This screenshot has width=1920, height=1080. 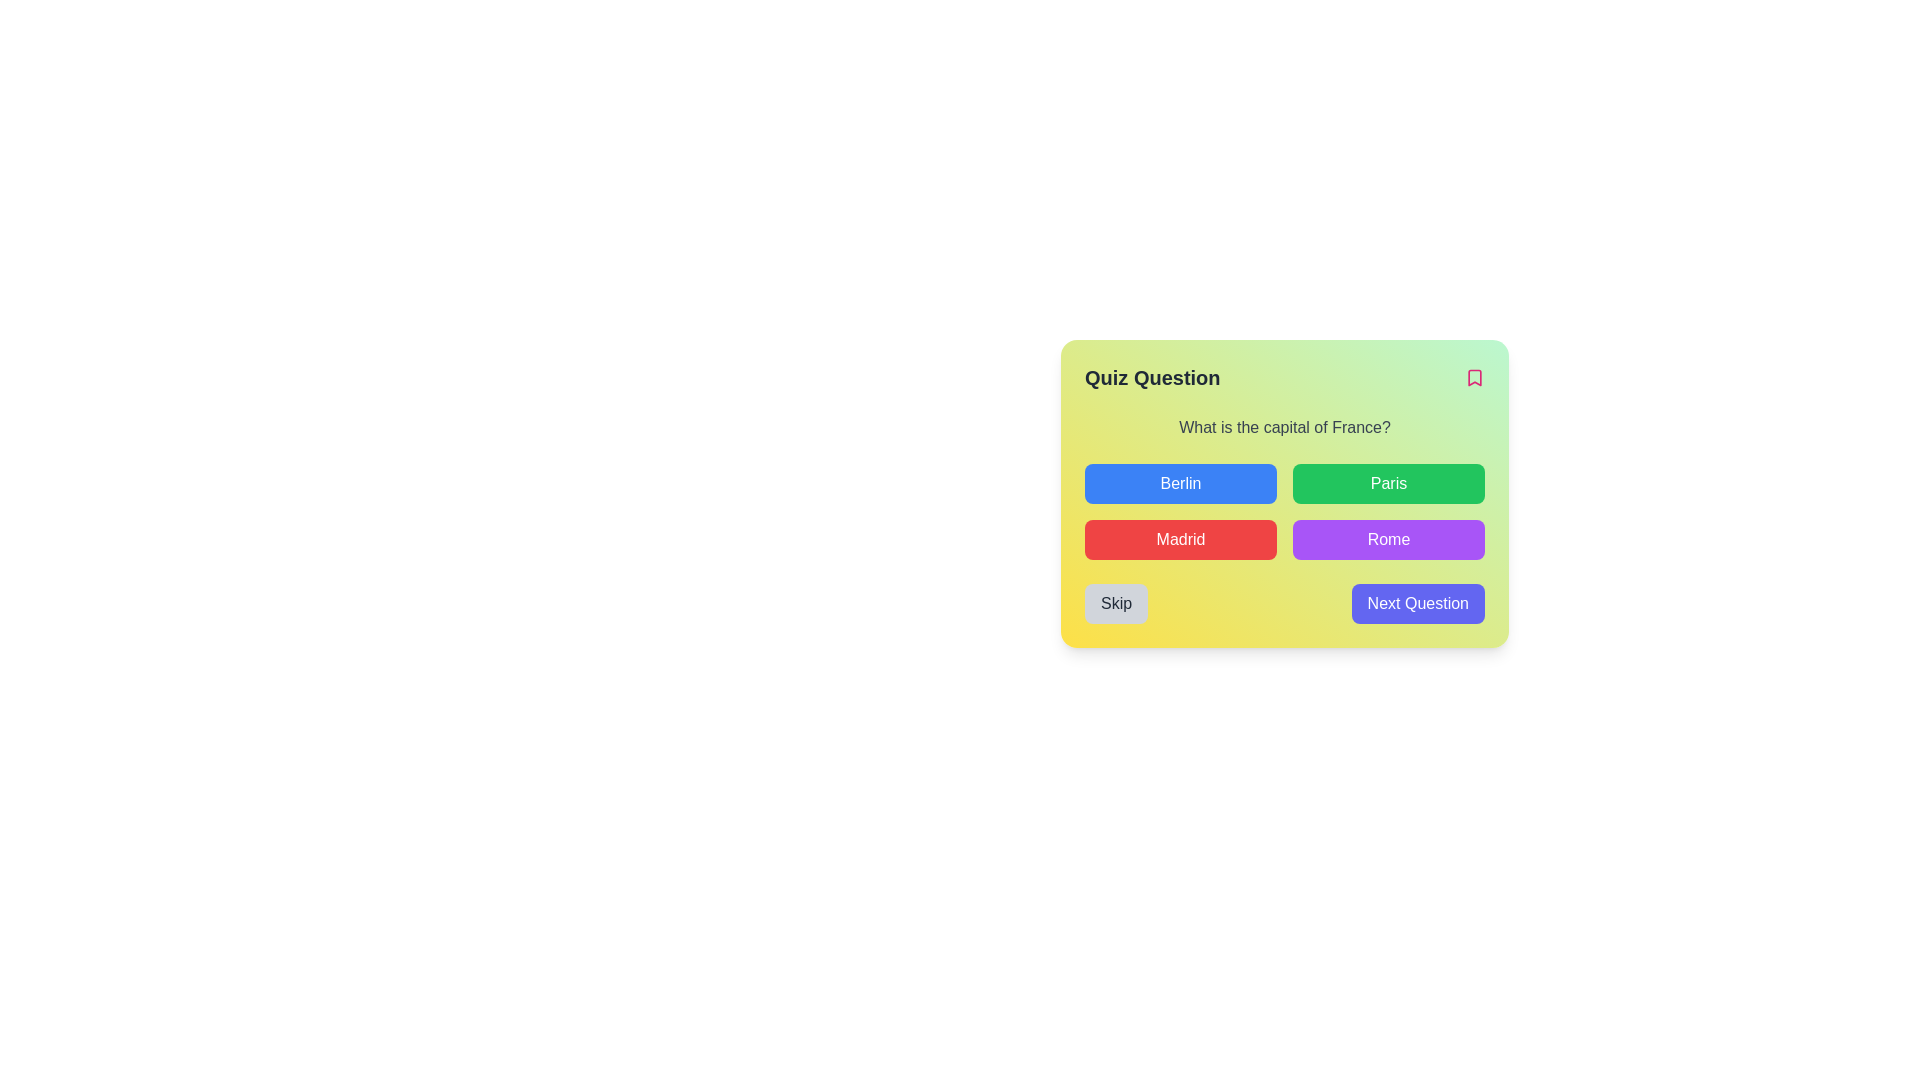 What do you see at coordinates (1152, 378) in the screenshot?
I see `the text label that serves as a title or heading for the quiz interface, indicating the current section or context` at bounding box center [1152, 378].